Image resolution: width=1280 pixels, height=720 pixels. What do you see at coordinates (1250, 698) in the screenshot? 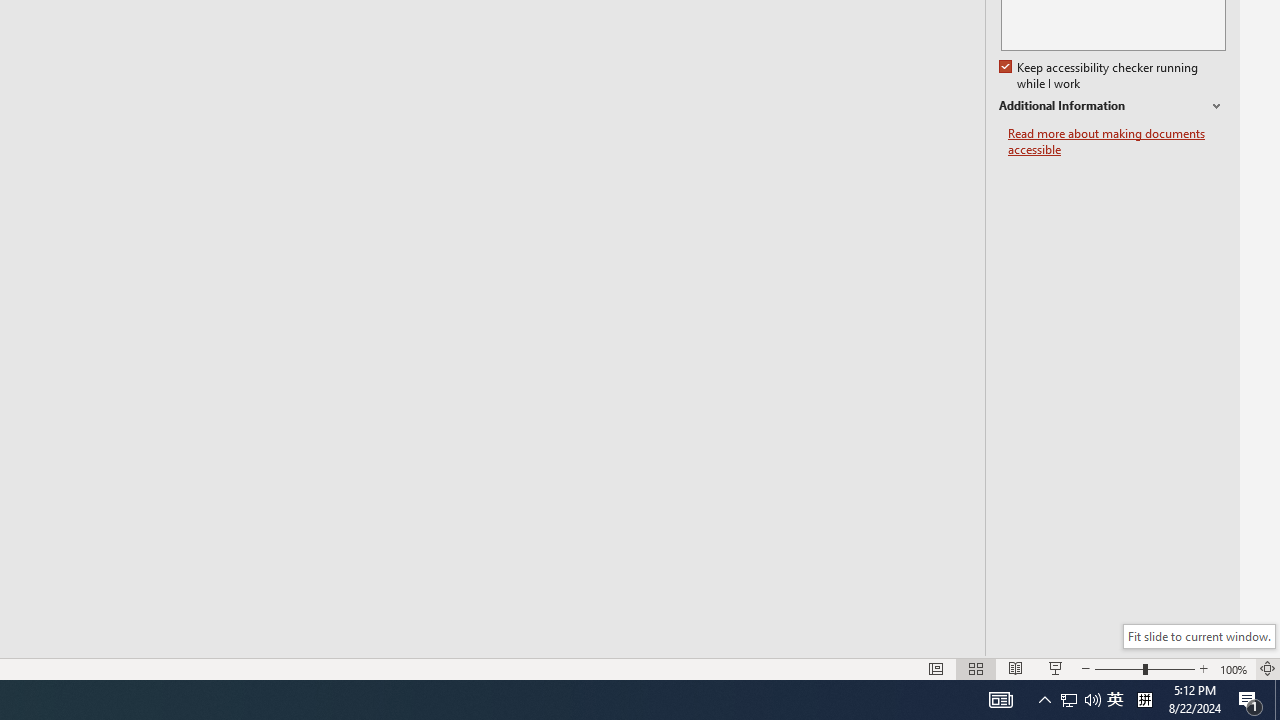
I see `'Action Center, 1 new notification'` at bounding box center [1250, 698].